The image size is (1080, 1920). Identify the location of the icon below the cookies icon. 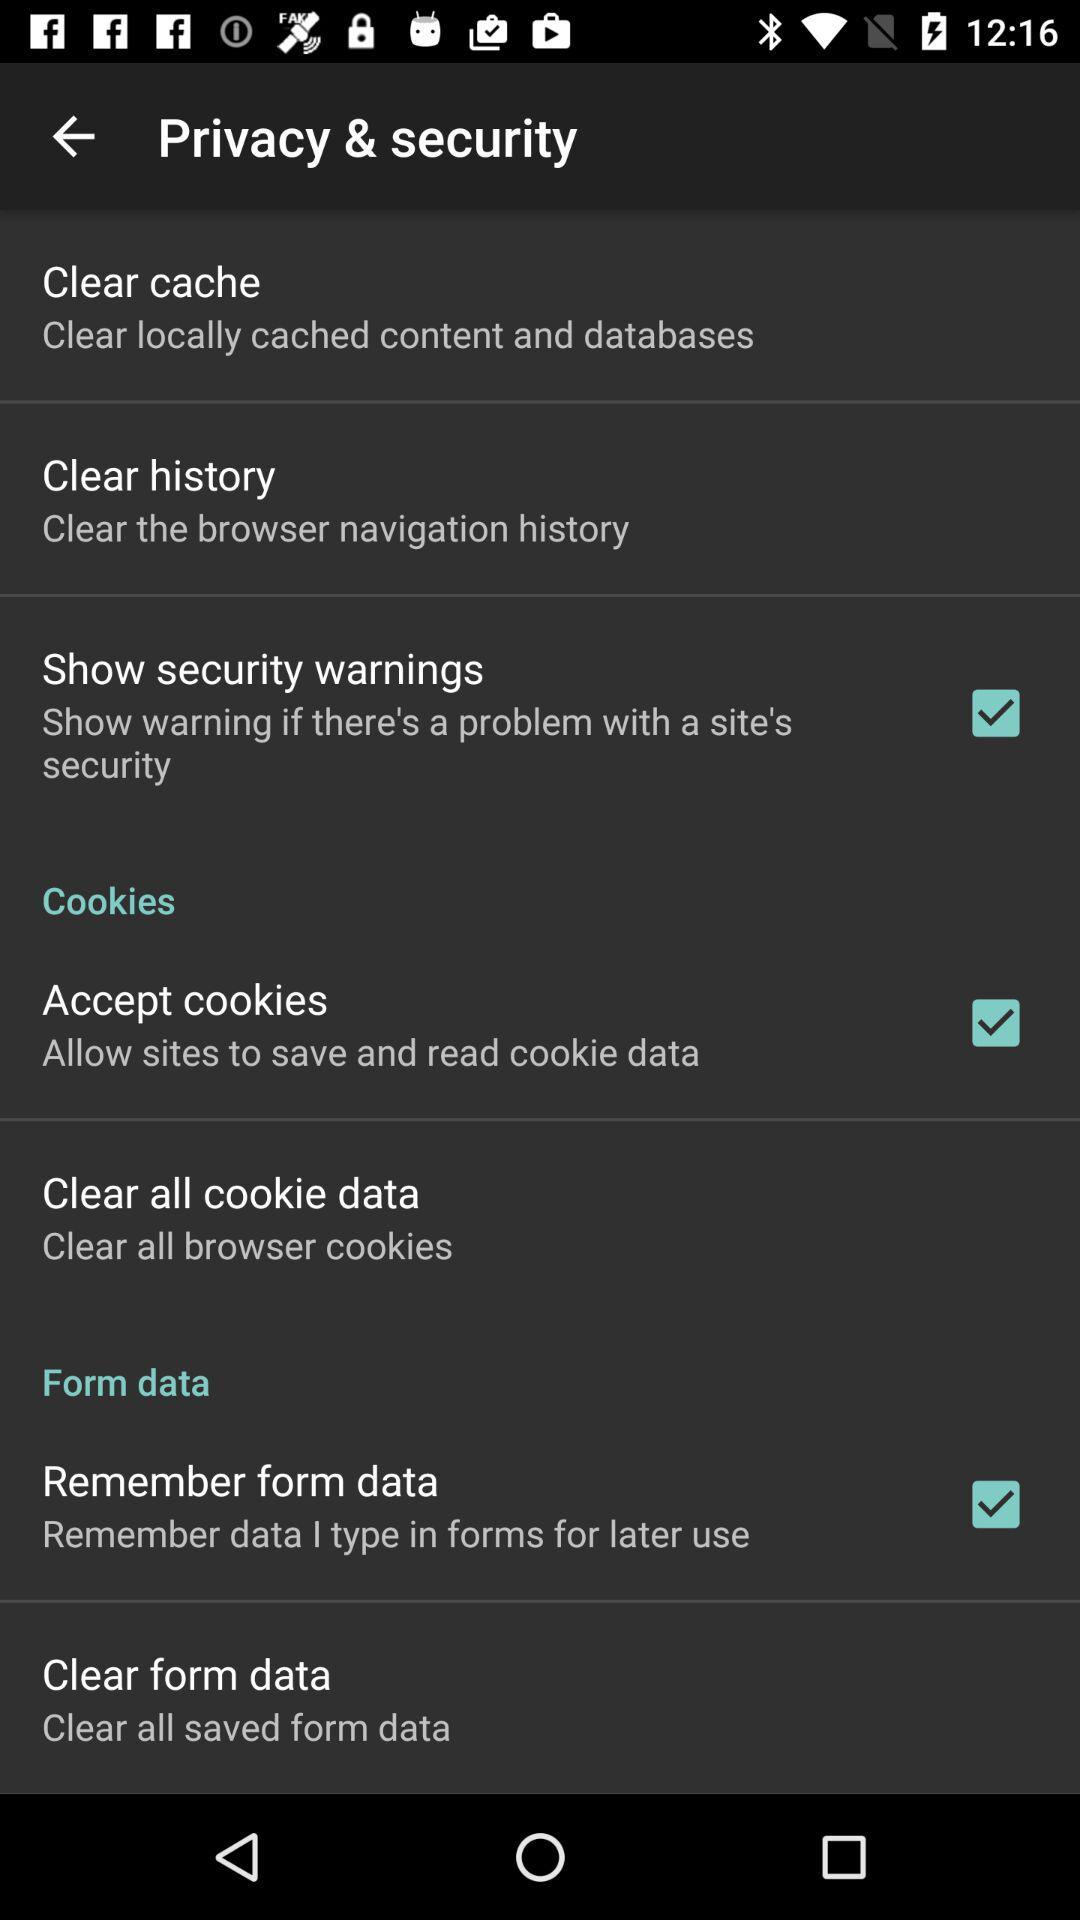
(185, 998).